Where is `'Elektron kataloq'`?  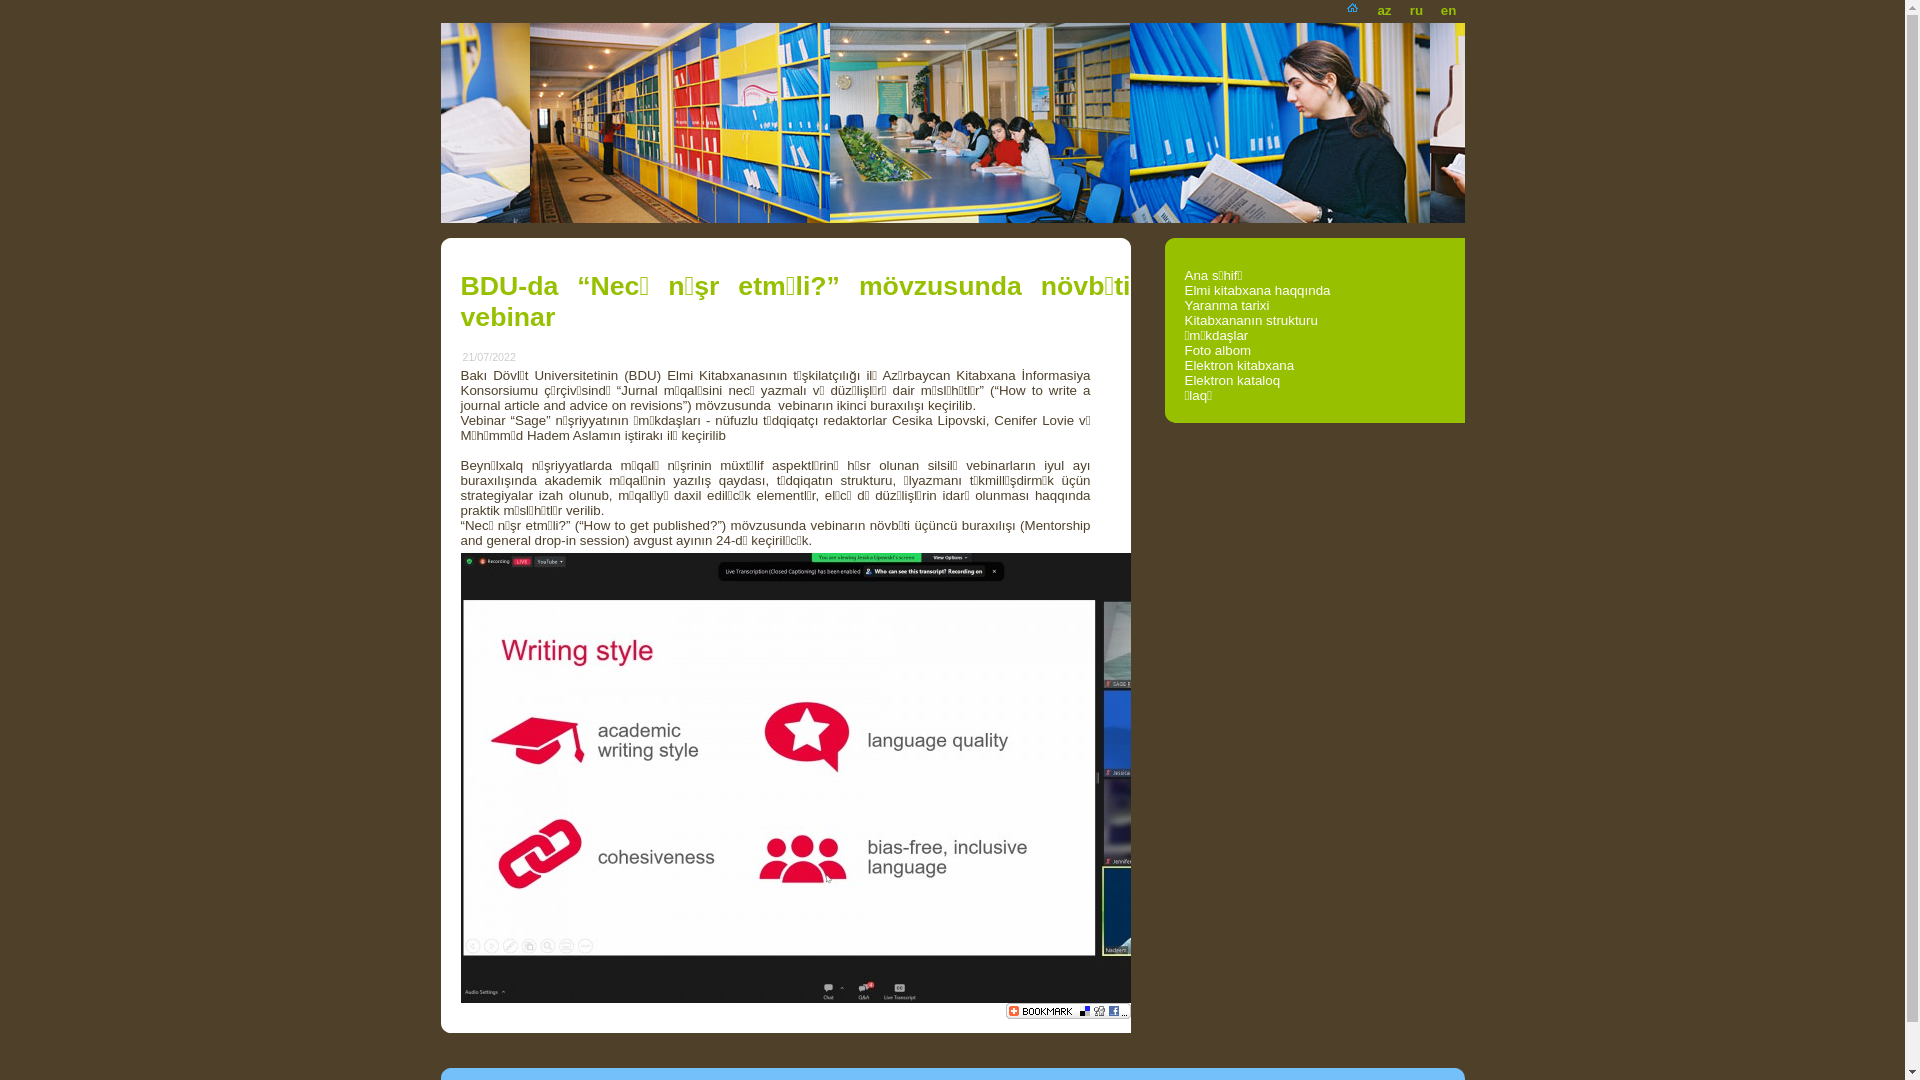 'Elektron kataloq' is located at coordinates (1184, 380).